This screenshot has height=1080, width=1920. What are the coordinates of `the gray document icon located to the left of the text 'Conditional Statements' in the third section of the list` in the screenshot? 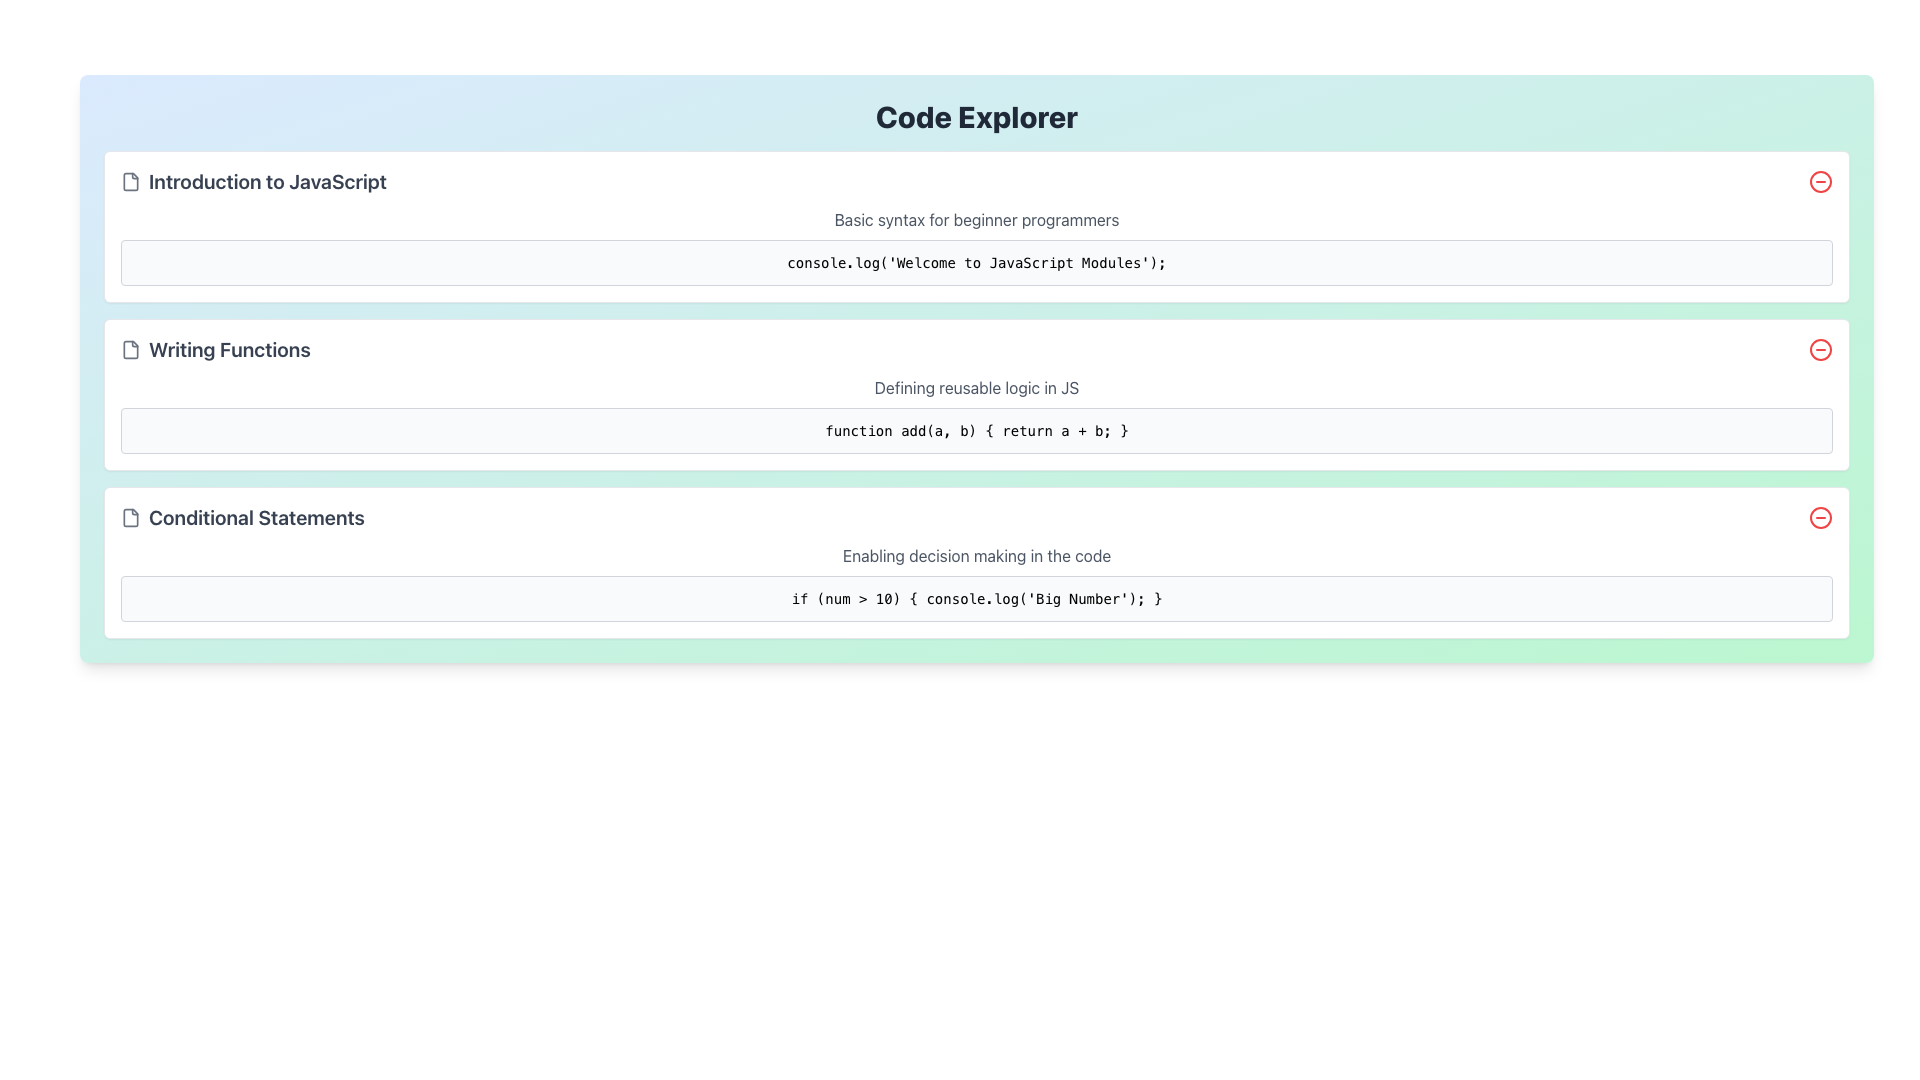 It's located at (129, 516).